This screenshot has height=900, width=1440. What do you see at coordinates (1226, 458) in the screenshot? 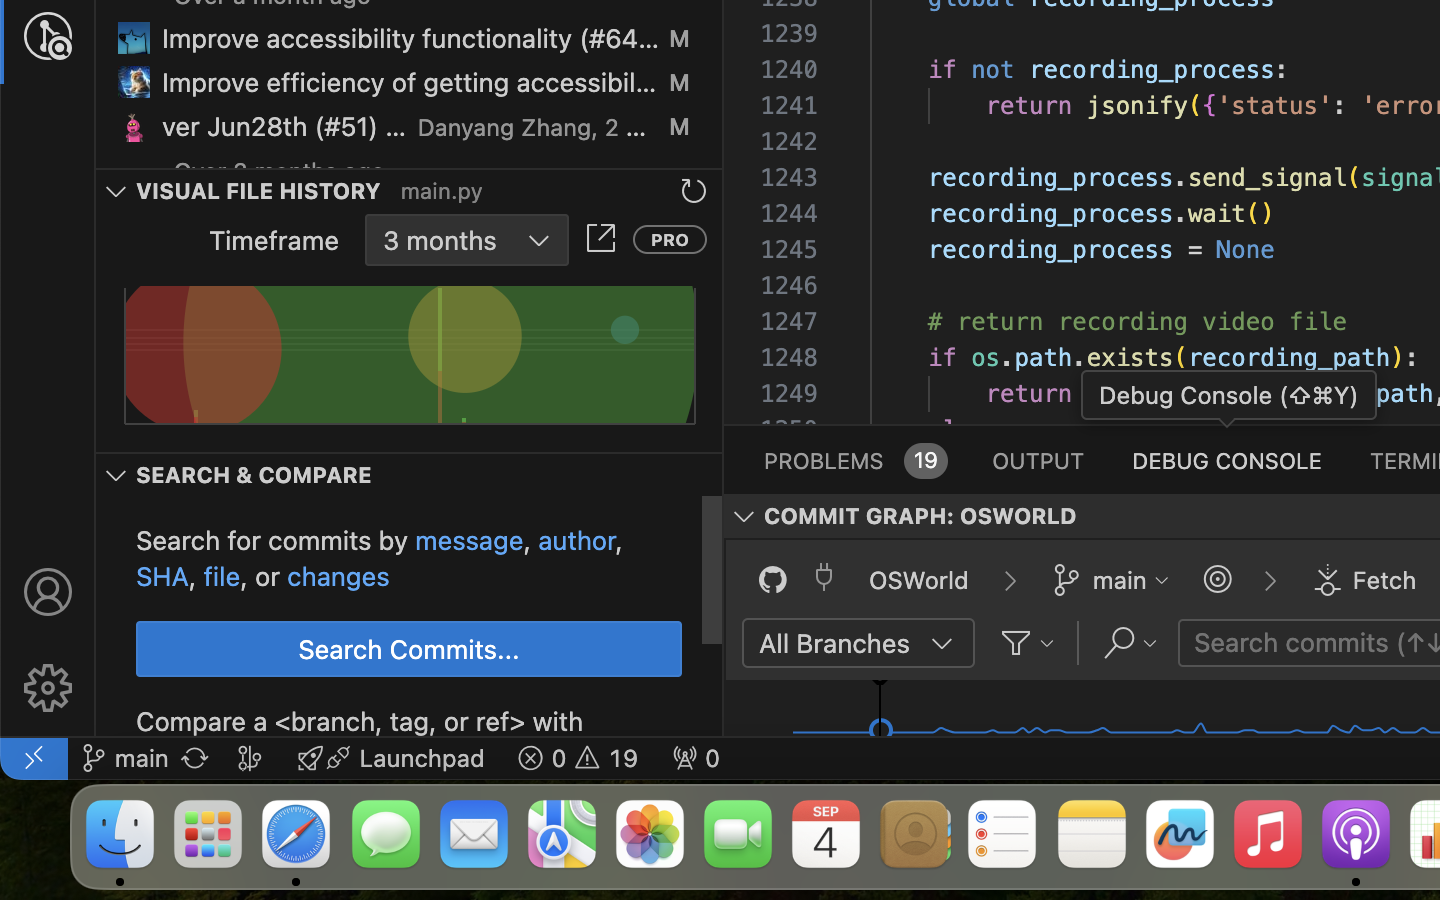
I see `'0 DEBUG CONSOLE'` at bounding box center [1226, 458].